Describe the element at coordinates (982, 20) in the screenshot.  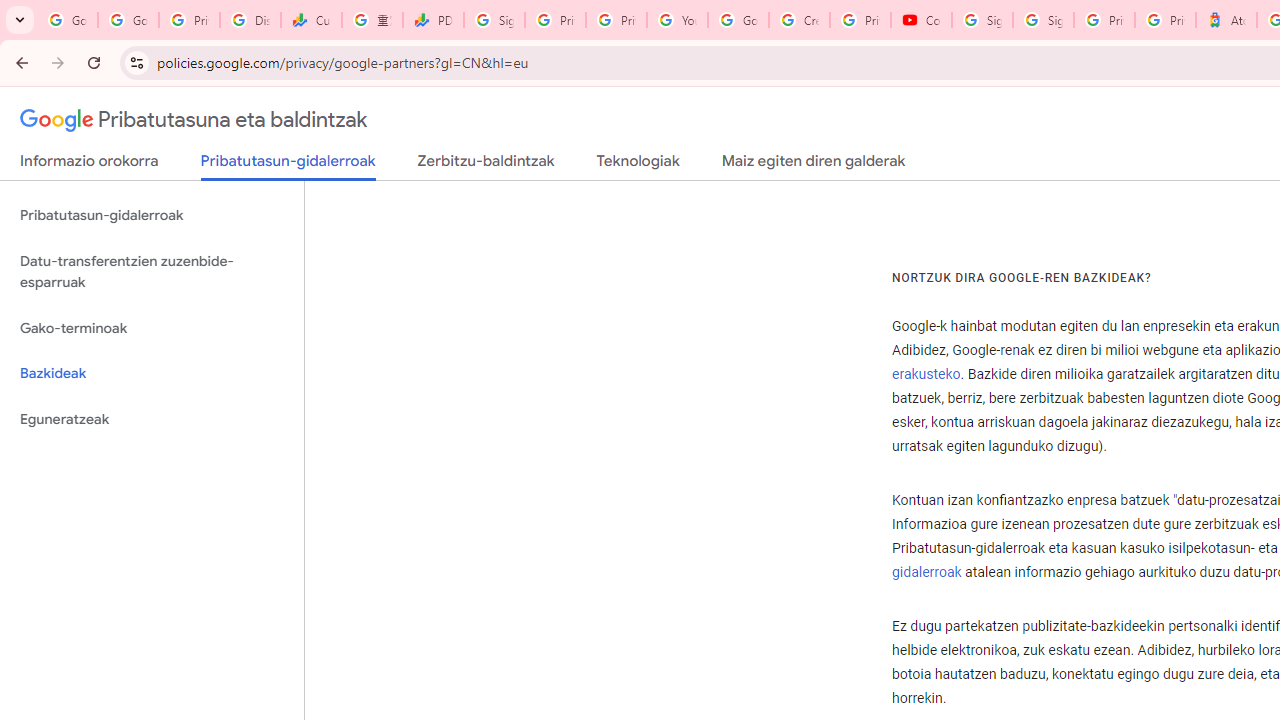
I see `'Sign in - Google Accounts'` at that location.